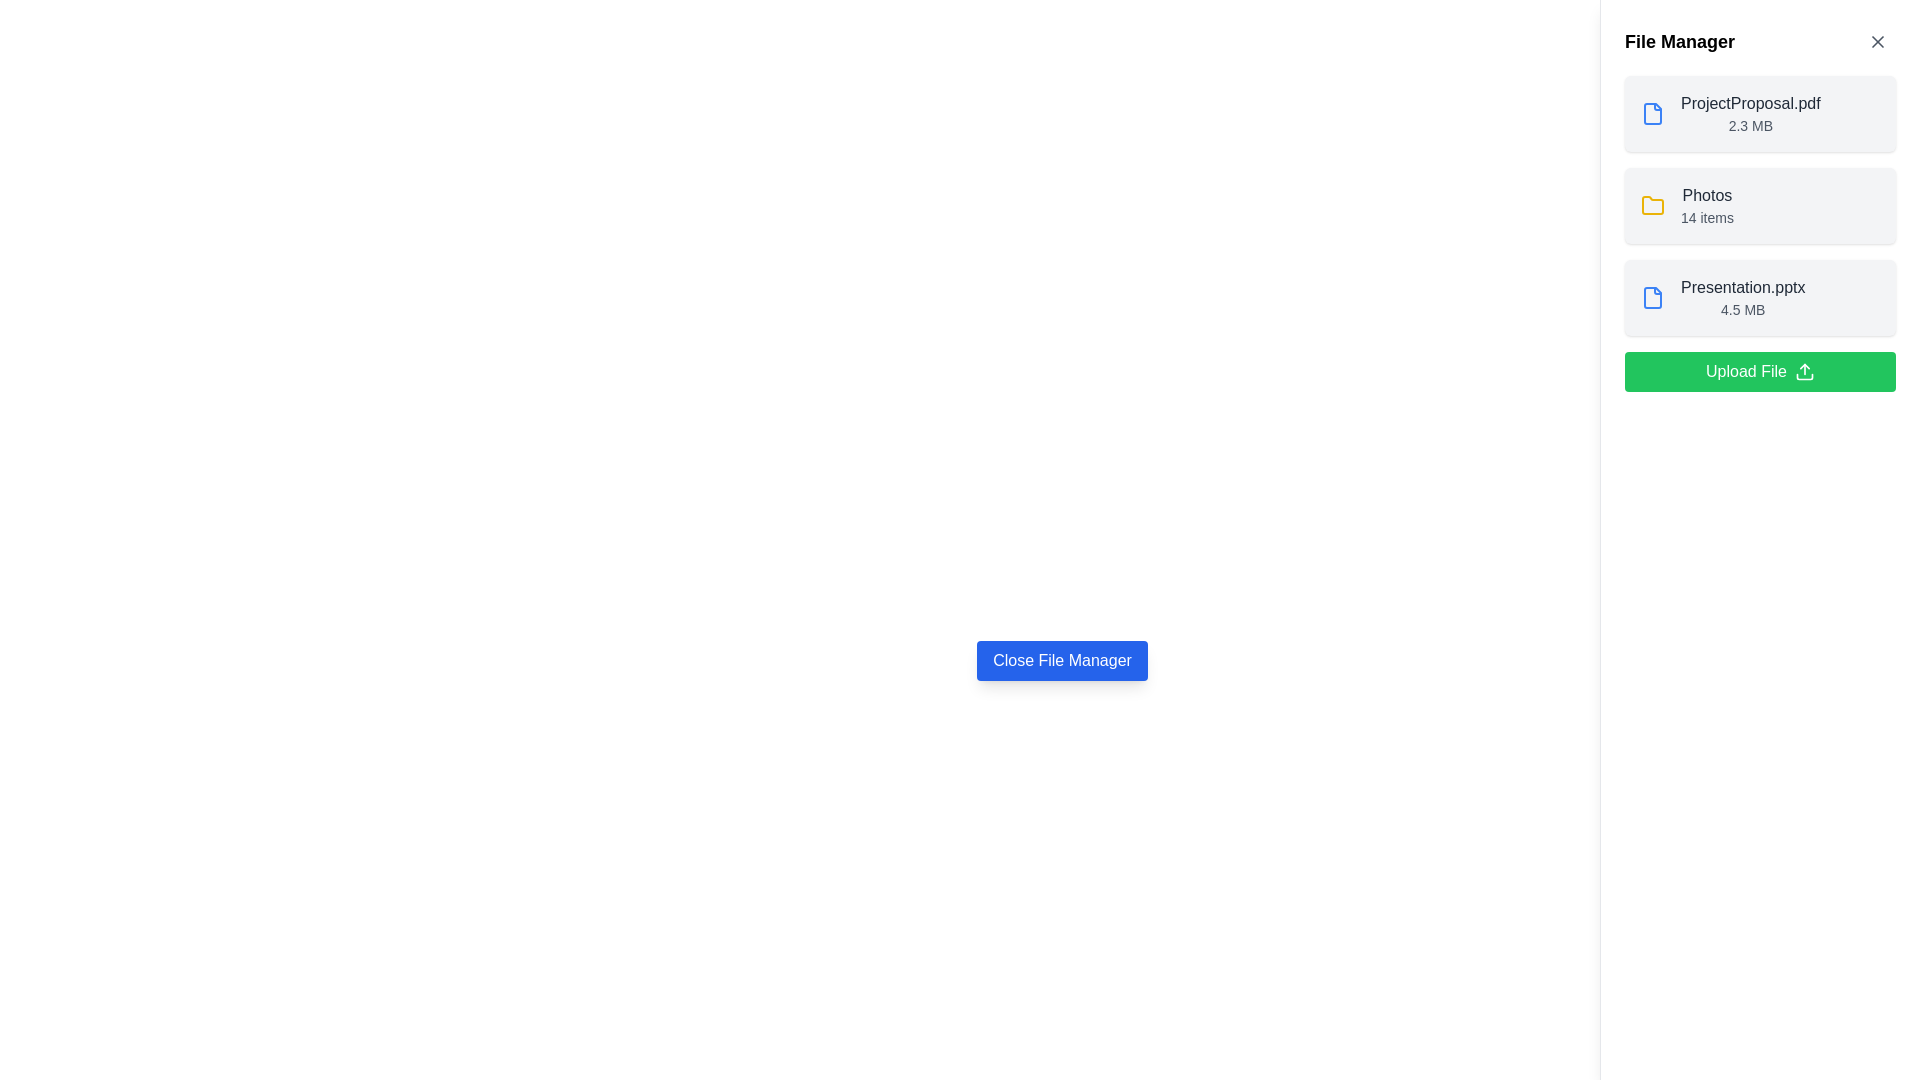  What do you see at coordinates (1876, 42) in the screenshot?
I see `the small circular button with an 'X' icon located in the top-right corner of the header section of the file manager panel for keyboard interaction` at bounding box center [1876, 42].